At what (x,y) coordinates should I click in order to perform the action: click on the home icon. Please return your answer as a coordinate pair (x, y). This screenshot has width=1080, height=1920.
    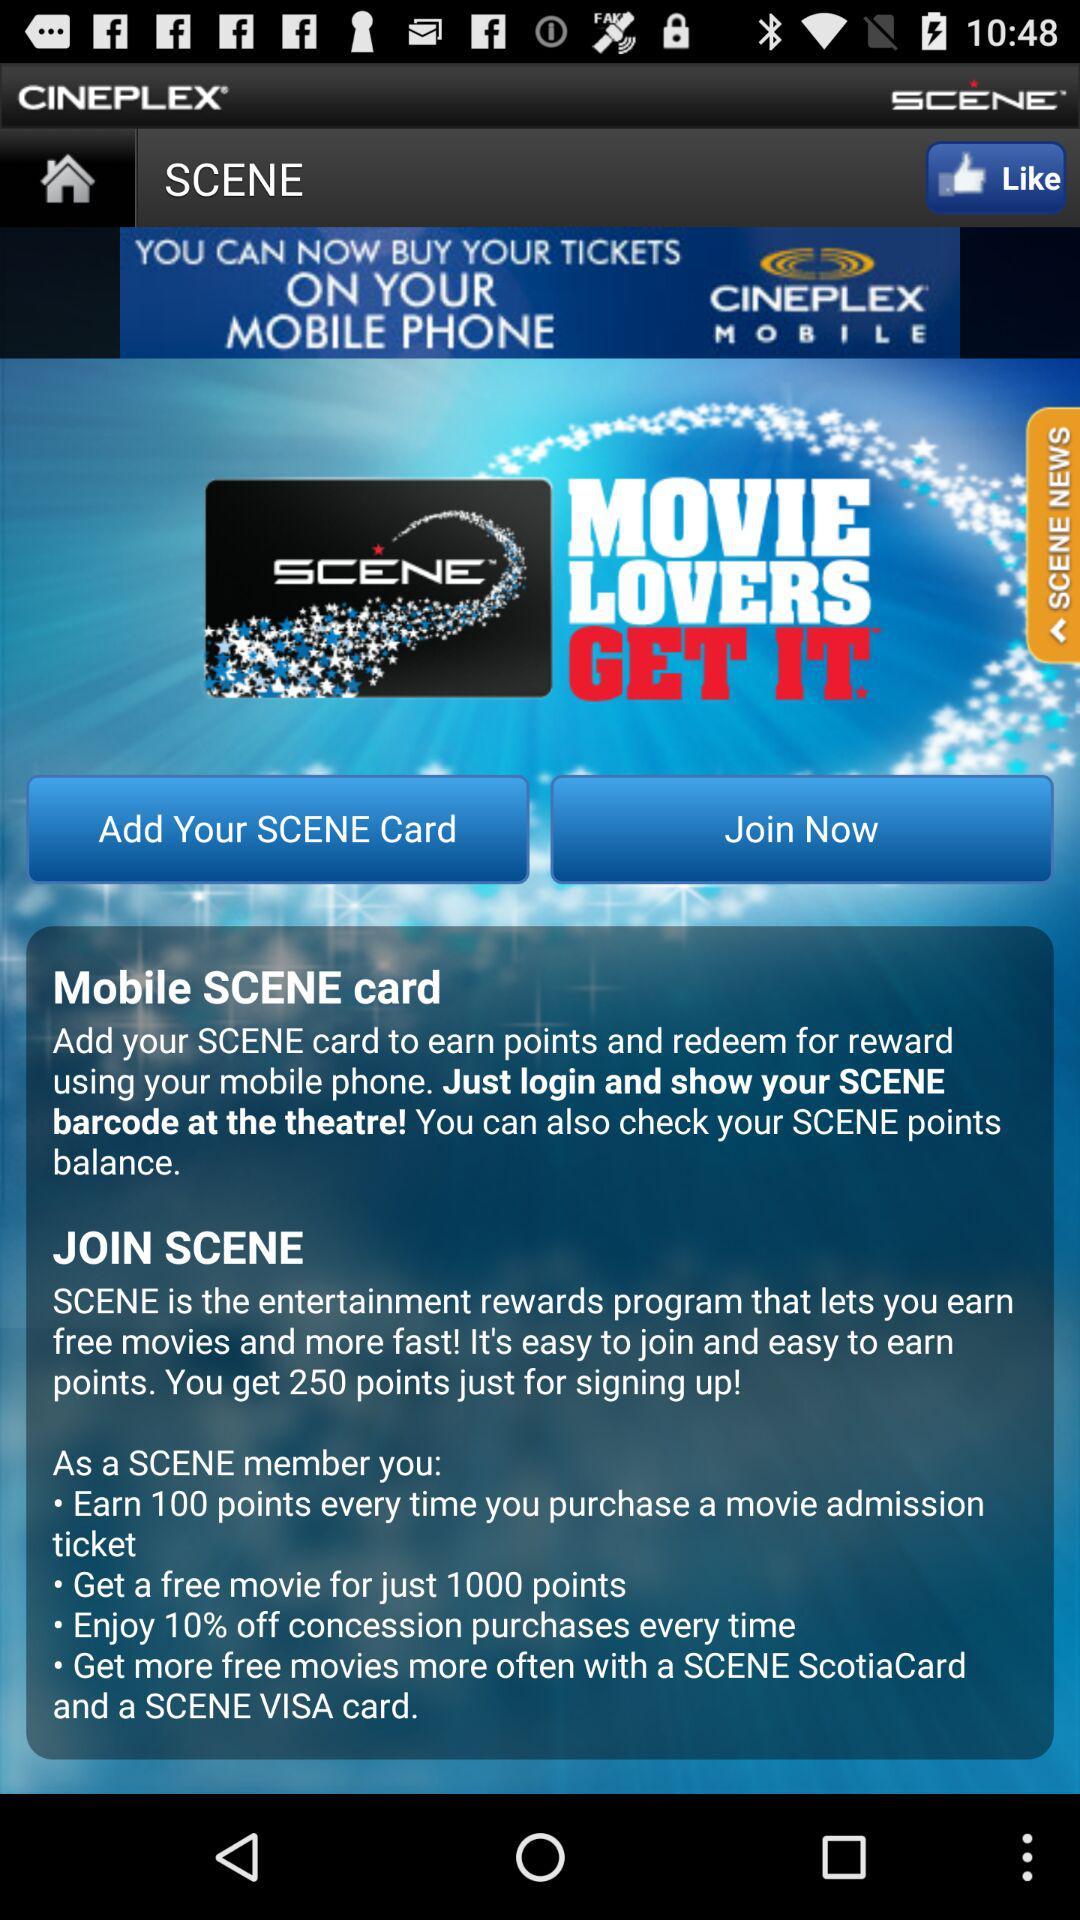
    Looking at the image, I should click on (66, 190).